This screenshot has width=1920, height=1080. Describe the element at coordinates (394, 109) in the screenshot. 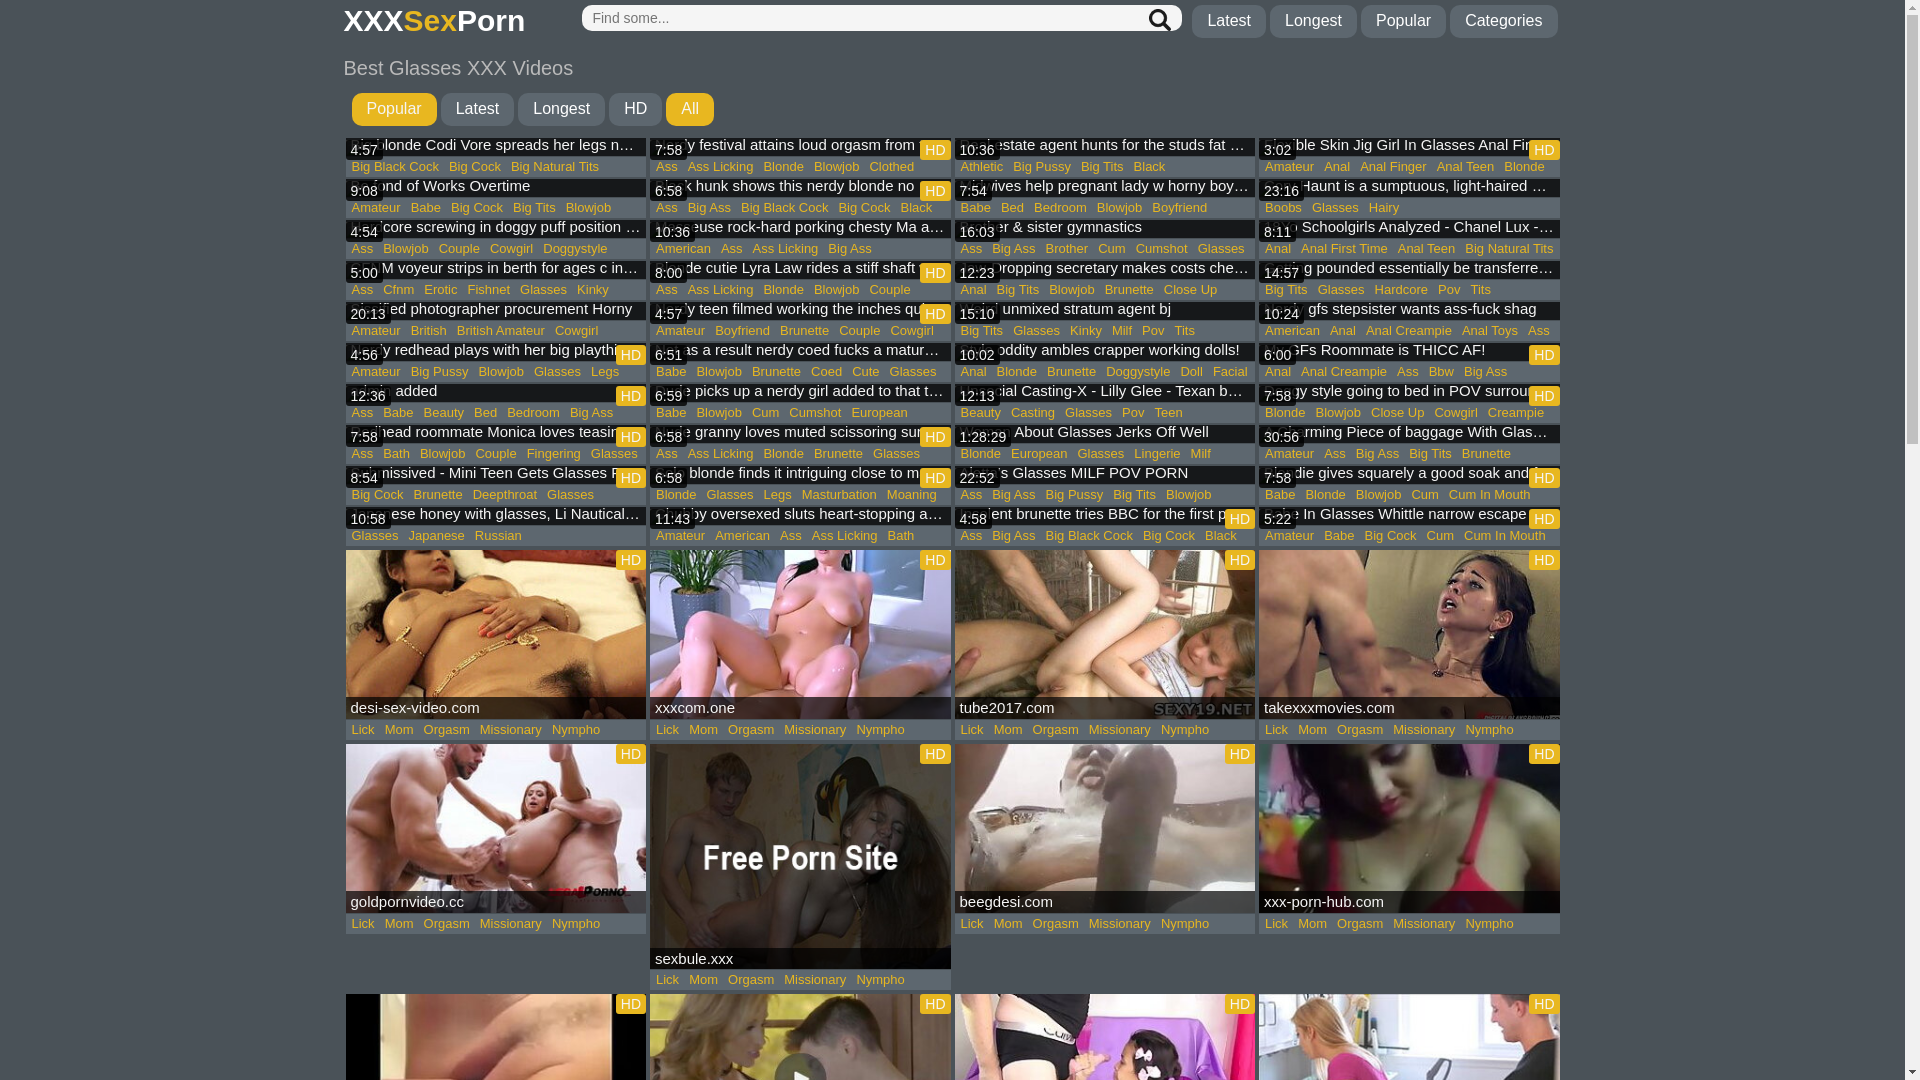

I see `'Popular'` at that location.